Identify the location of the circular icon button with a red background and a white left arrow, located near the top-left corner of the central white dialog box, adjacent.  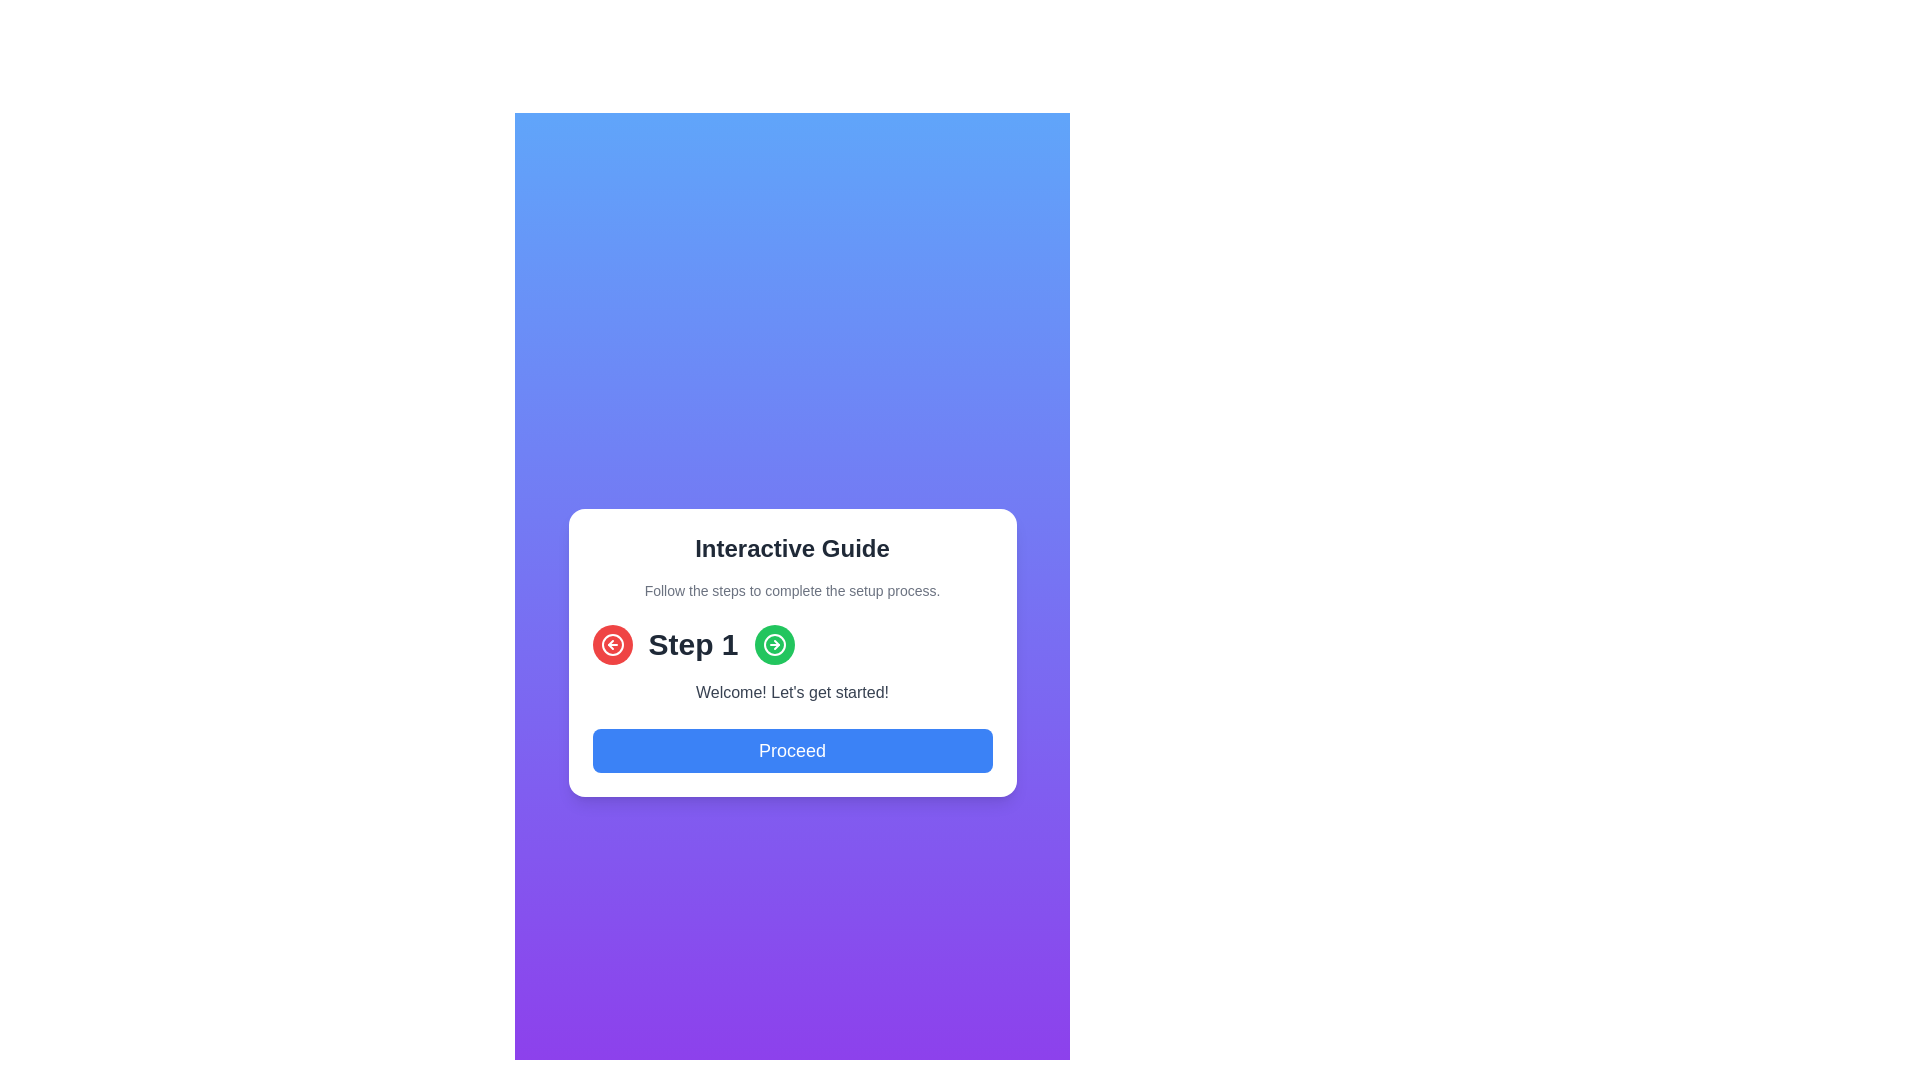
(611, 644).